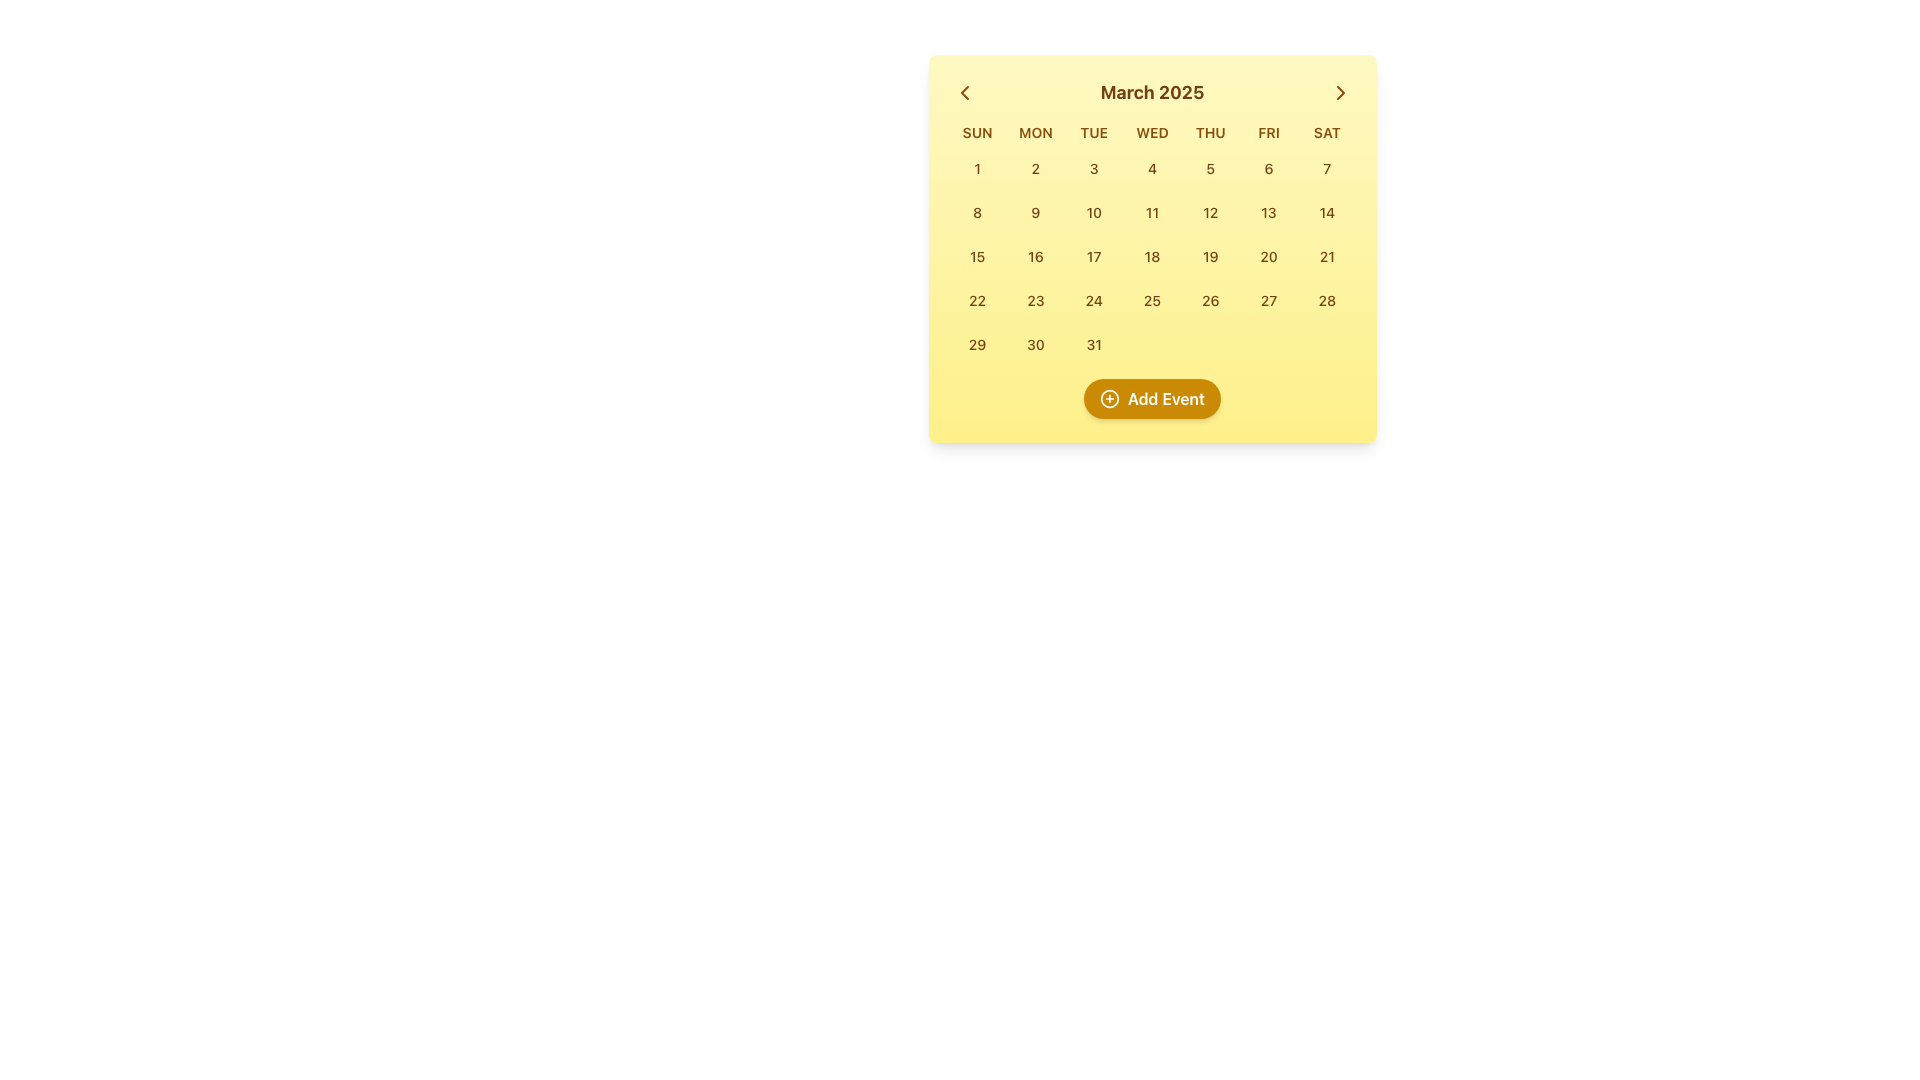 The width and height of the screenshot is (1920, 1080). Describe the element at coordinates (1268, 300) in the screenshot. I see `the text display showing the number '27' in the calendar grid for Friday, March 27, 2025` at that location.